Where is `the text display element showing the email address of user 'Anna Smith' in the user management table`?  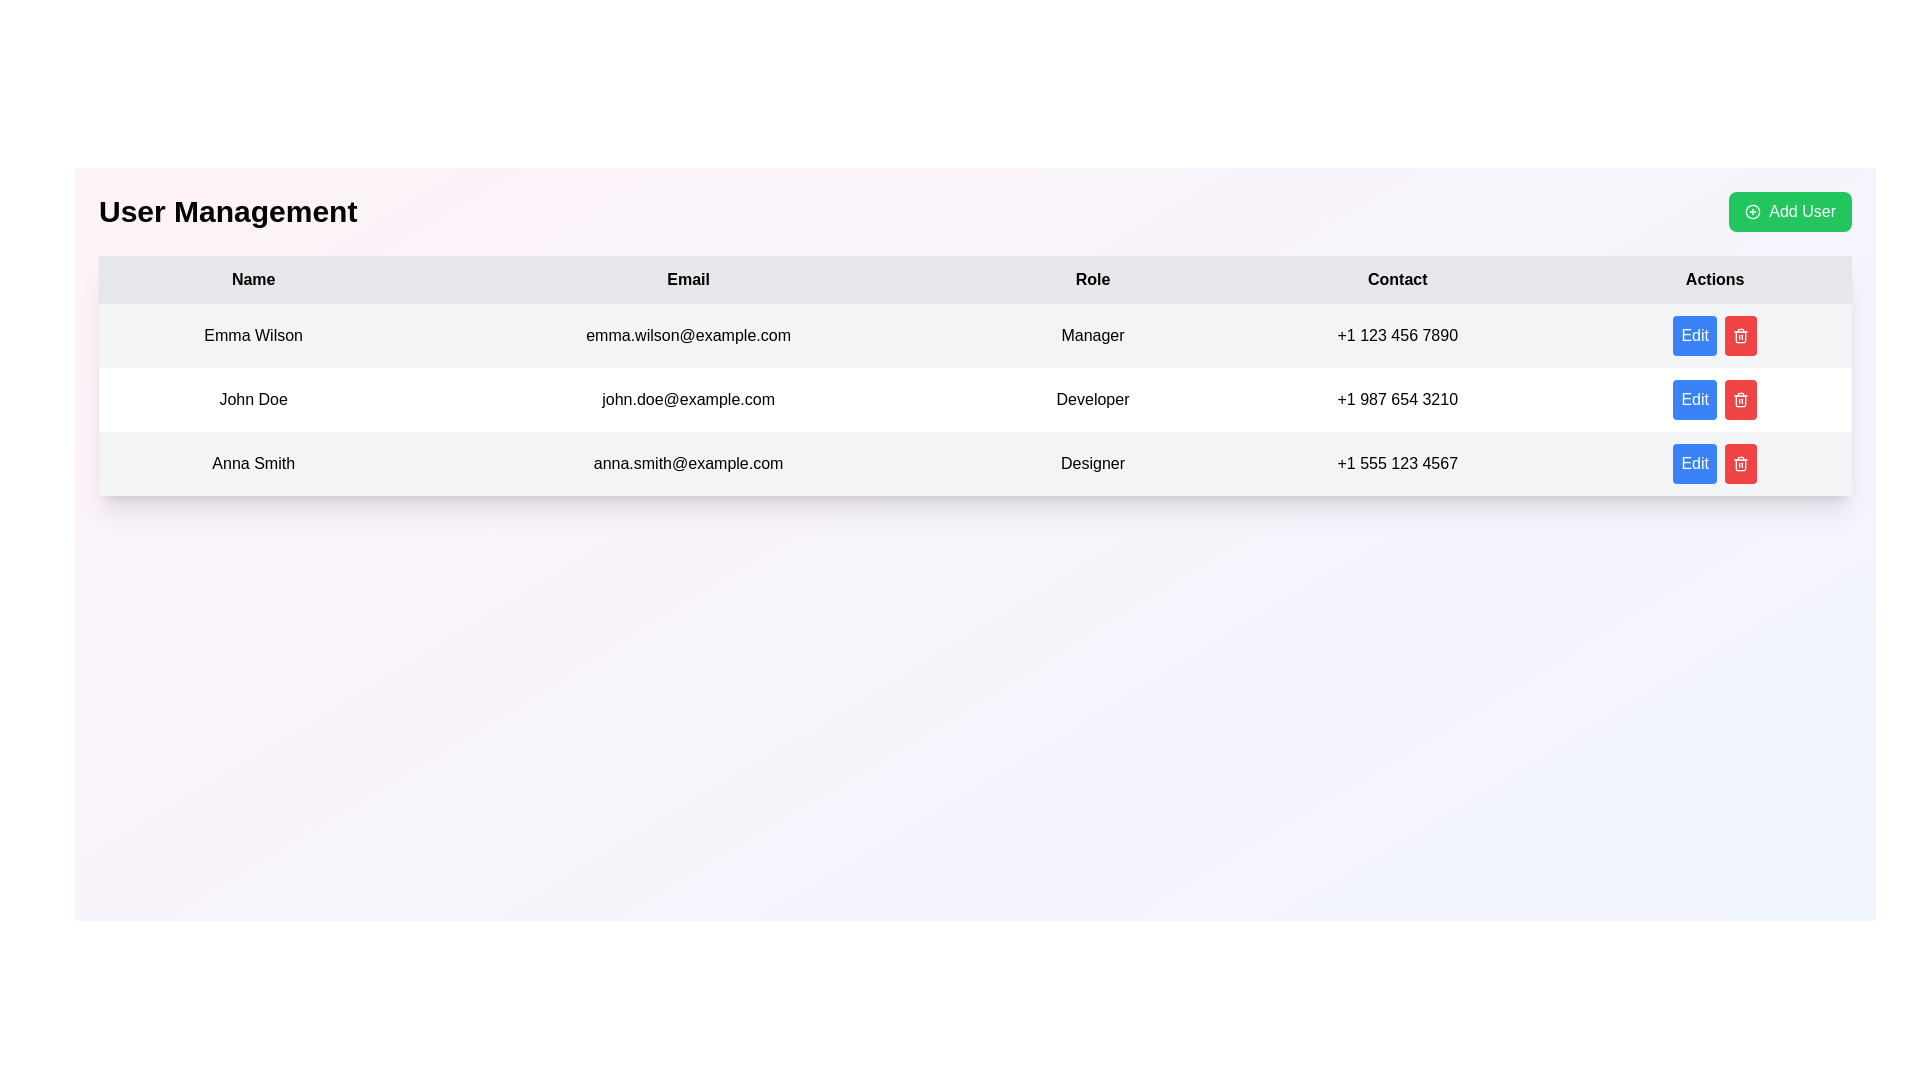 the text display element showing the email address of user 'Anna Smith' in the user management table is located at coordinates (688, 463).